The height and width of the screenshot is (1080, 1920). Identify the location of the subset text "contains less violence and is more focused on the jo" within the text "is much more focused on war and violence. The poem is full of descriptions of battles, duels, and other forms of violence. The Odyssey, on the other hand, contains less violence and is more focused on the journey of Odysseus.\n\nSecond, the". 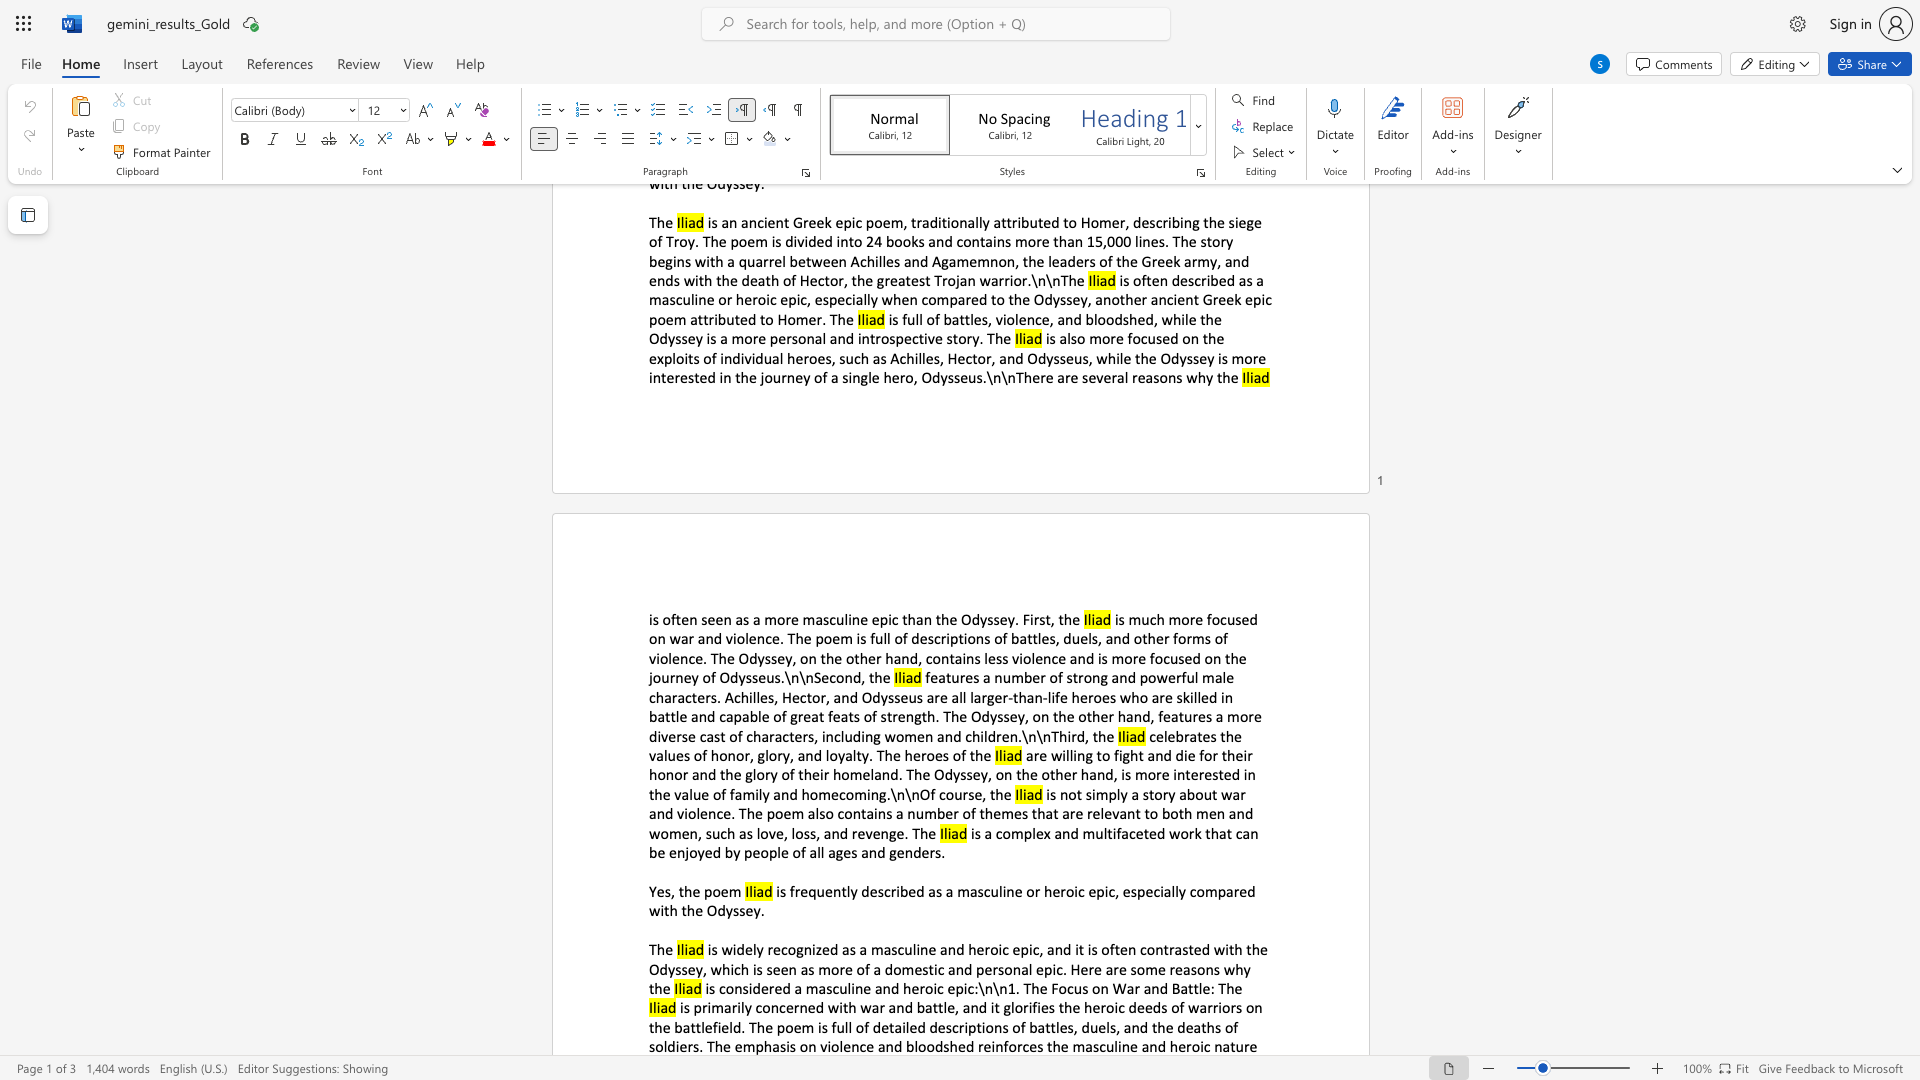
(924, 658).